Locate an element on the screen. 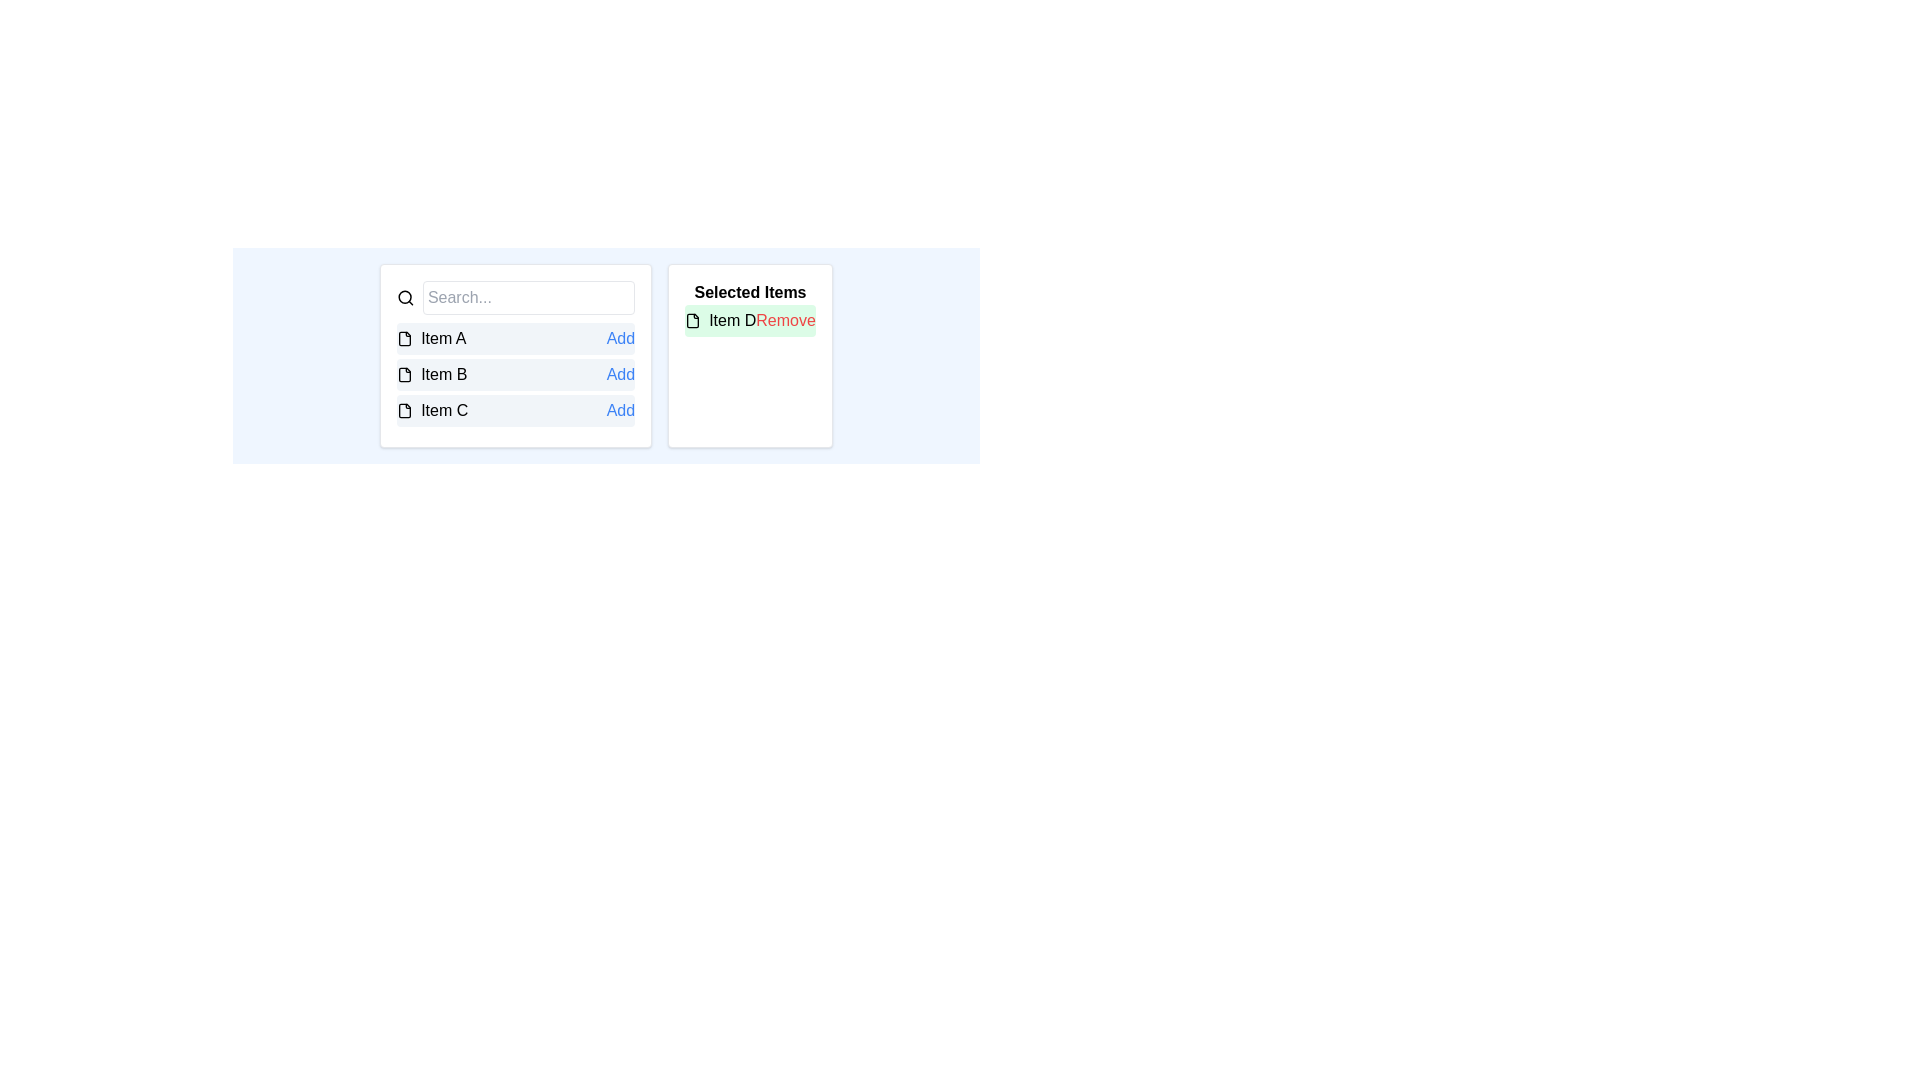  the file-type icon in the first column of the row labeled 'Item A', located to the left of the text 'Item A' is located at coordinates (404, 338).